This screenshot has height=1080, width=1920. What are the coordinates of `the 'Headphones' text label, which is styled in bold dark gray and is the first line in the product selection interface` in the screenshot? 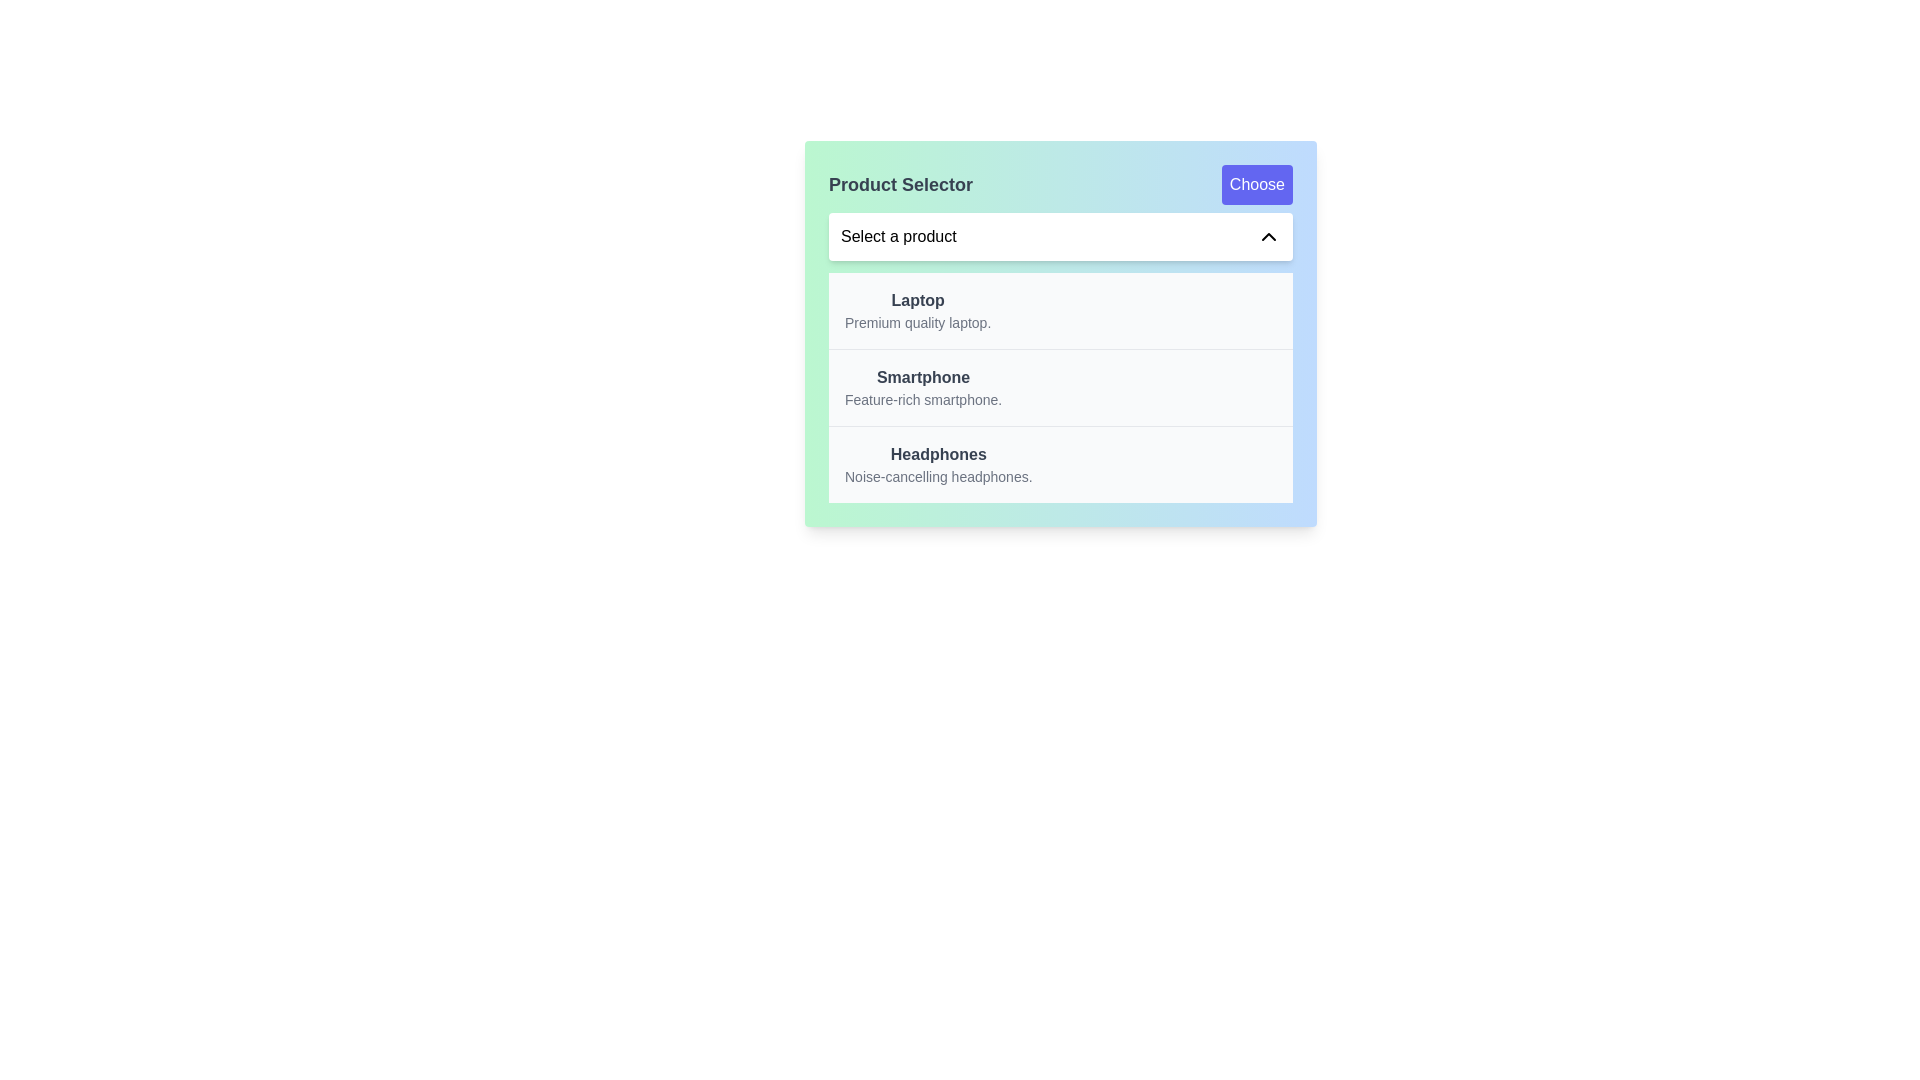 It's located at (937, 455).